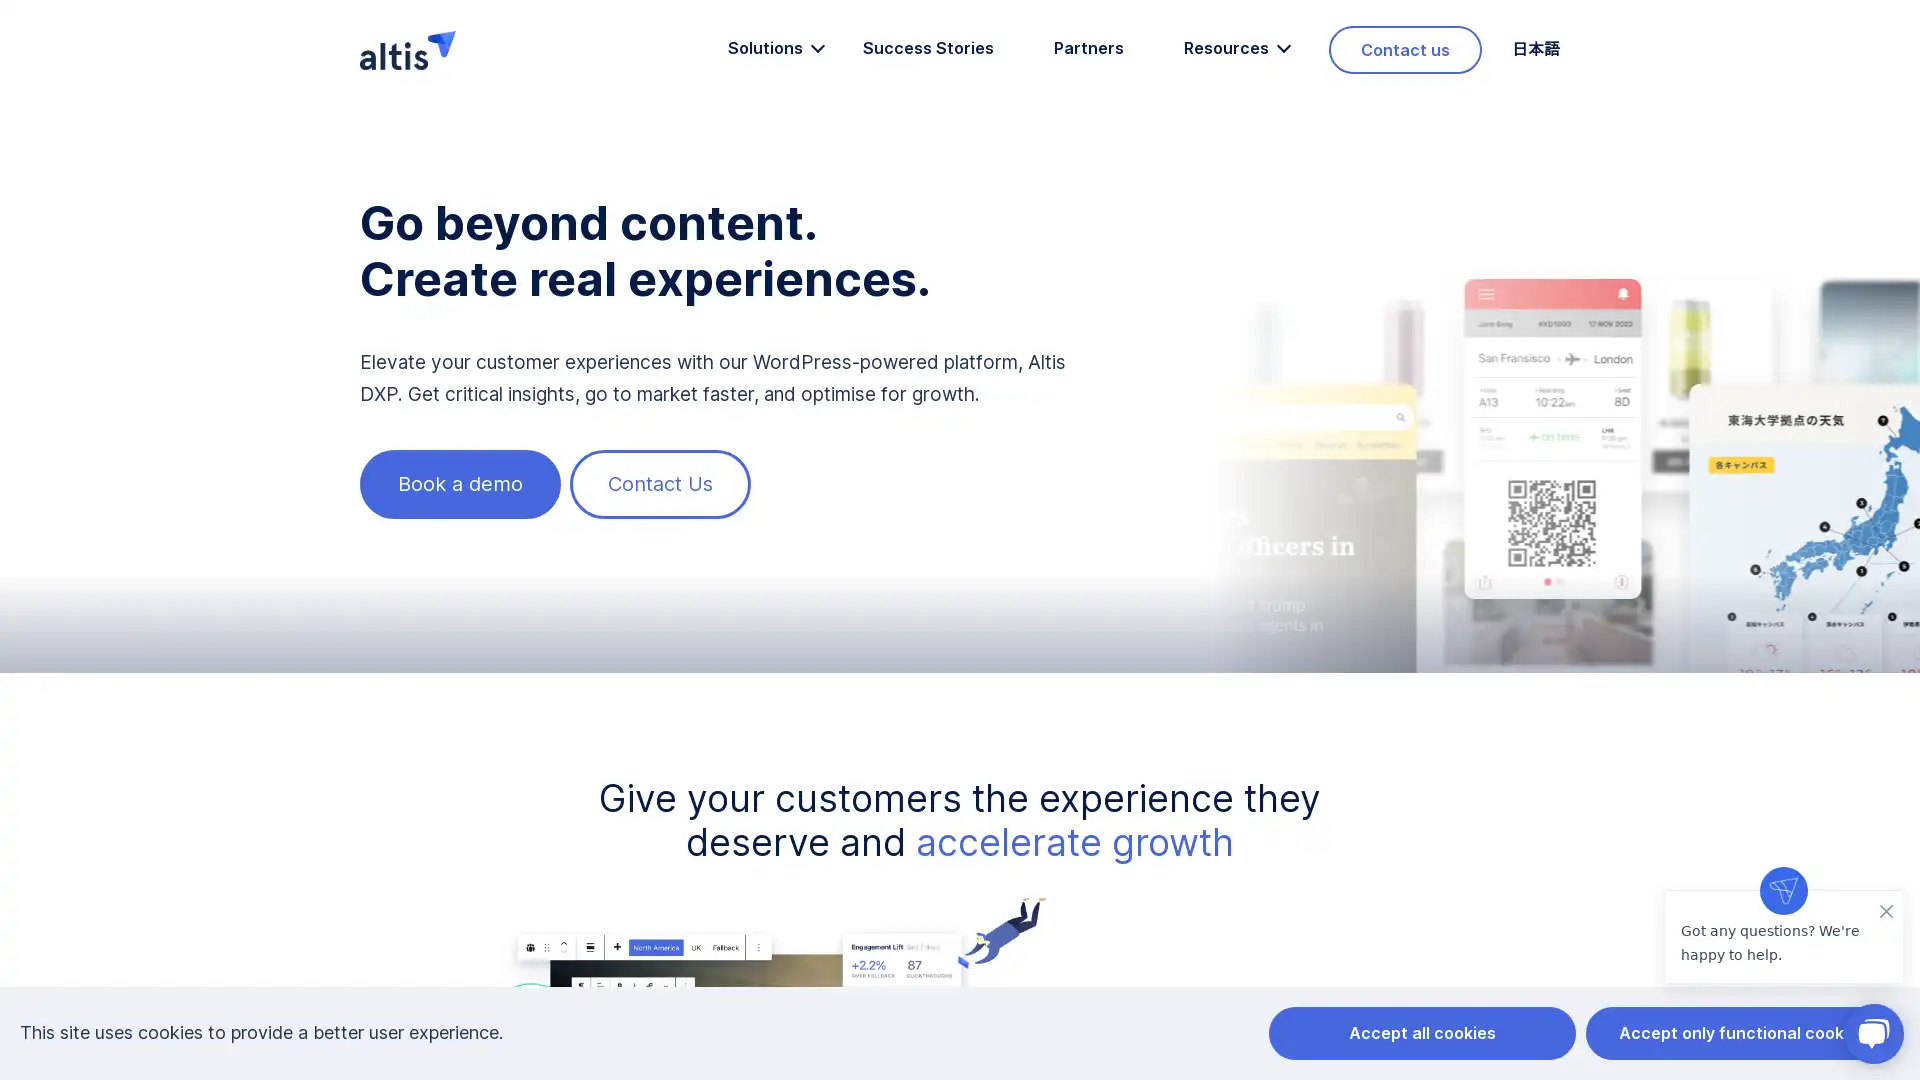 The width and height of the screenshot is (1920, 1080). What do you see at coordinates (1420, 1033) in the screenshot?
I see `Accept all cookies` at bounding box center [1420, 1033].